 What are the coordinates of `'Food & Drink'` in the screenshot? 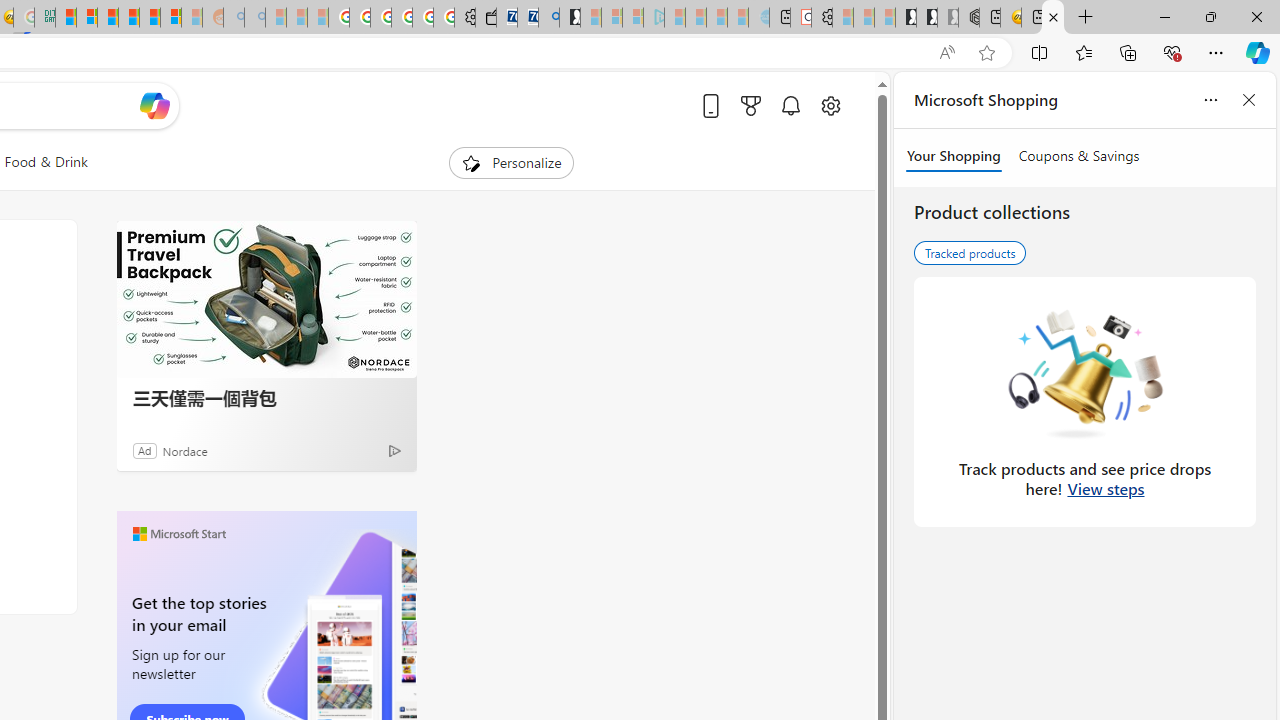 It's located at (46, 162).